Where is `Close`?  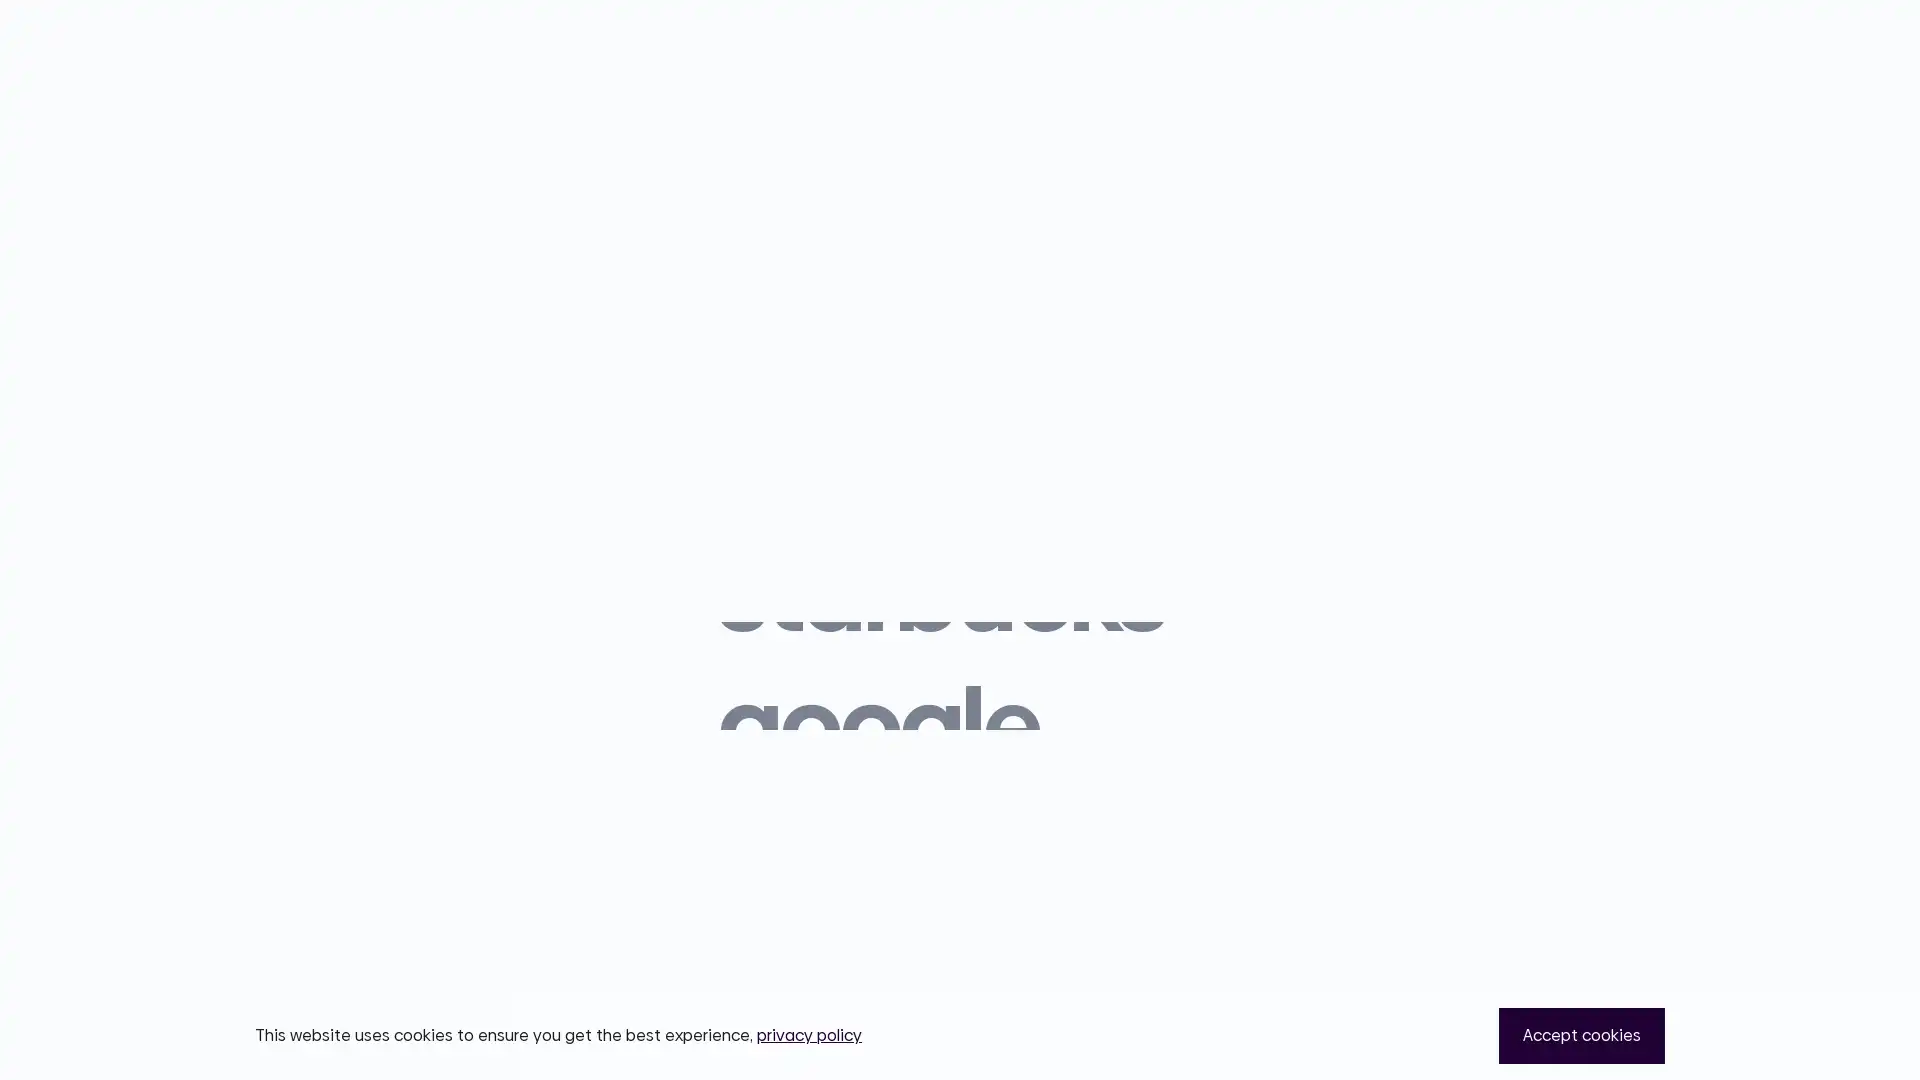
Close is located at coordinates (1679, 1036).